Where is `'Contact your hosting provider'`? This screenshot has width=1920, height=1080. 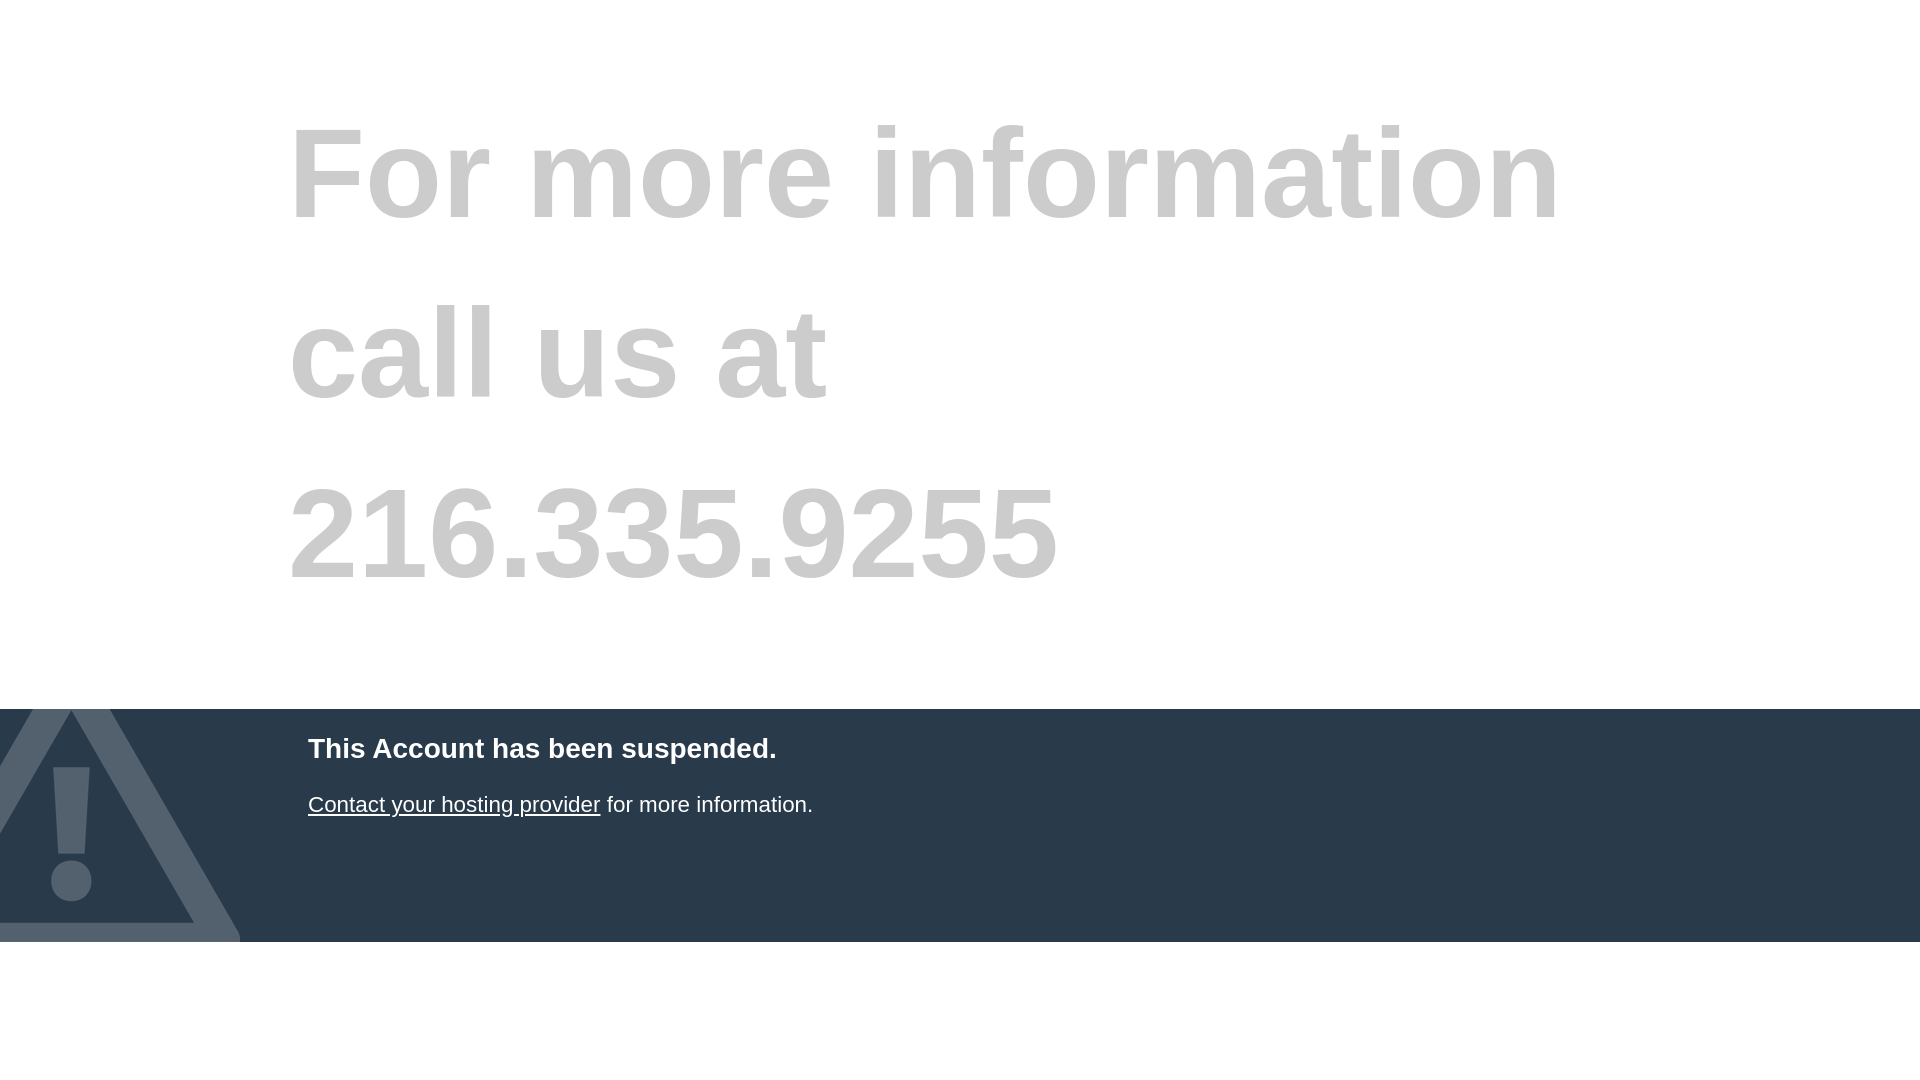
'Contact your hosting provider' is located at coordinates (453, 803).